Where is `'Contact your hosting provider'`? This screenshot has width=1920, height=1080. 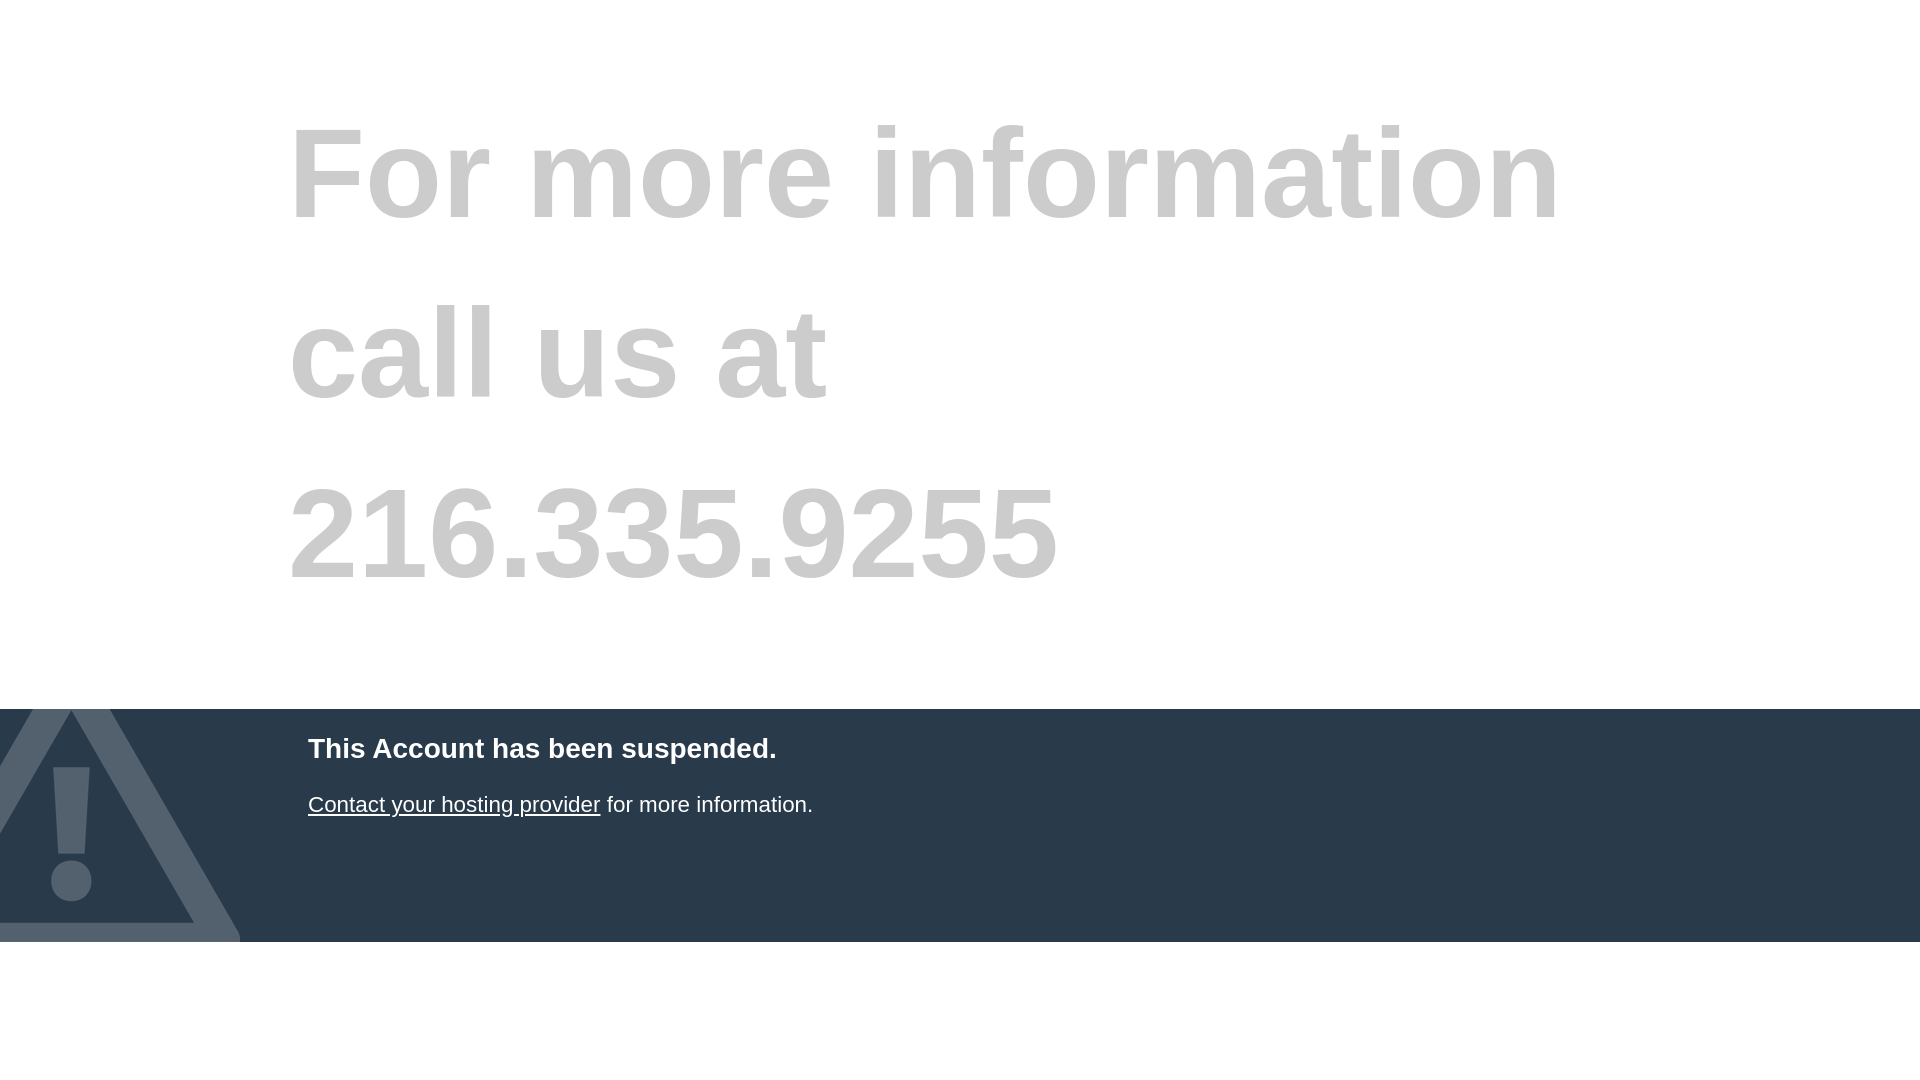
'Contact your hosting provider' is located at coordinates (453, 803).